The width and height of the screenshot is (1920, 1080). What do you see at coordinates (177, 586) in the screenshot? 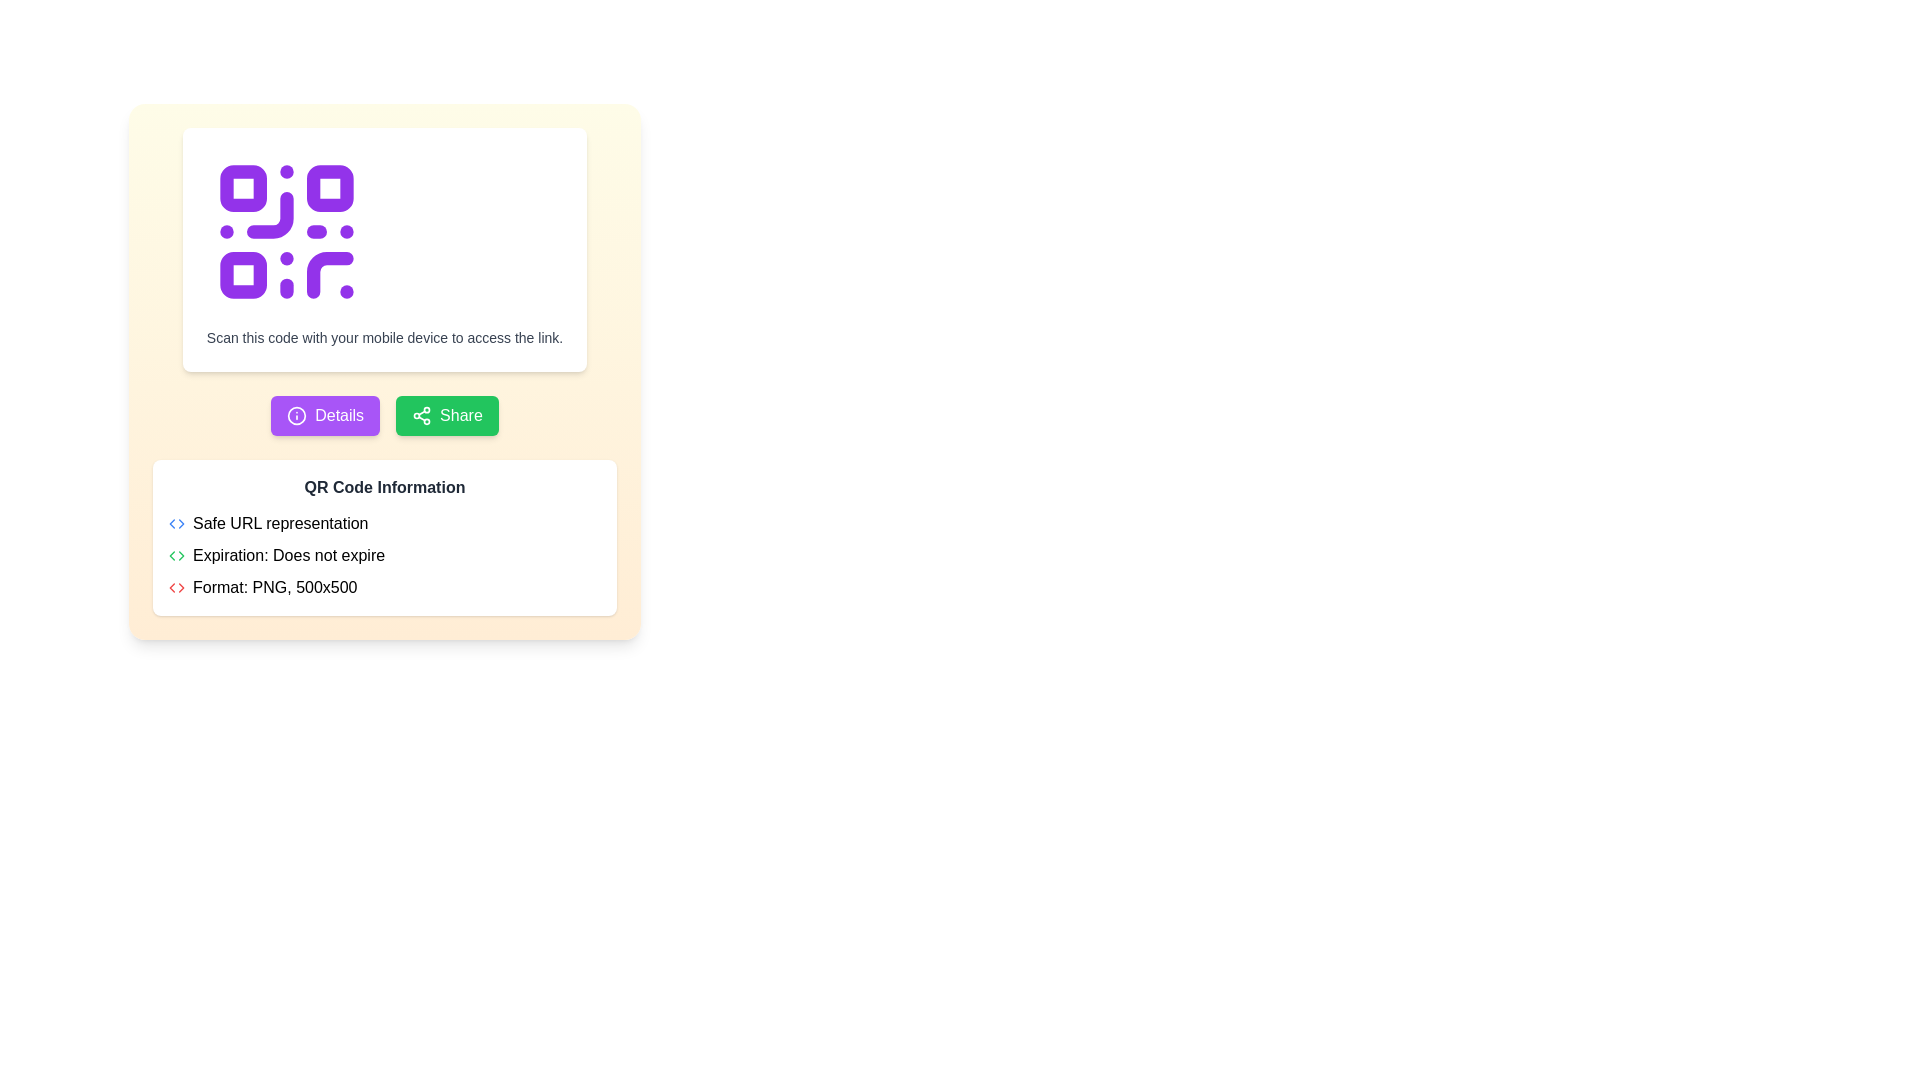
I see `the icon located to the left of the 'Format: PNG, 500x500' text in the QR Code Information section, which serves as a visual indicator for code-related information` at bounding box center [177, 586].